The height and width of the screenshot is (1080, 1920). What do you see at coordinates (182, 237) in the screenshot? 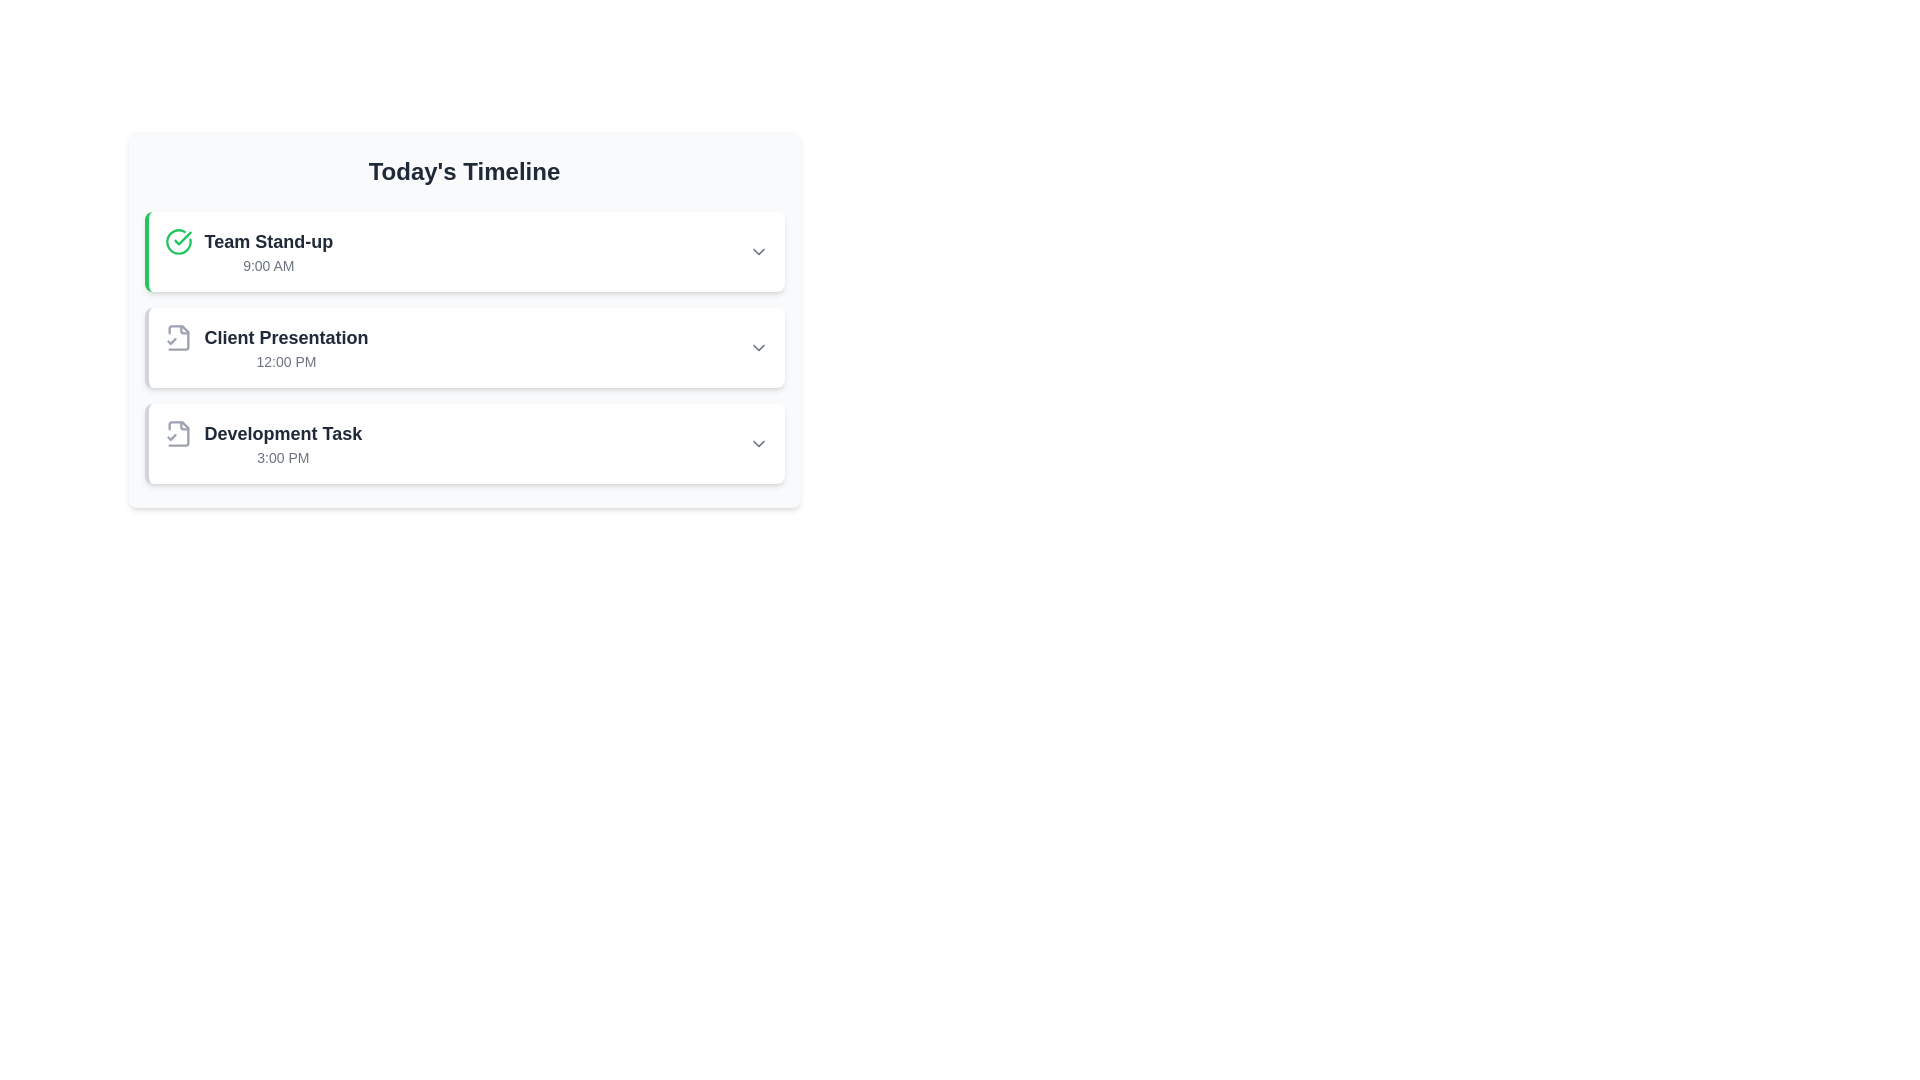
I see `the green stroke of the checkmark icon representing the completed status located on the left side of the 'Team Stand-up' at 9:00 AM` at bounding box center [182, 237].